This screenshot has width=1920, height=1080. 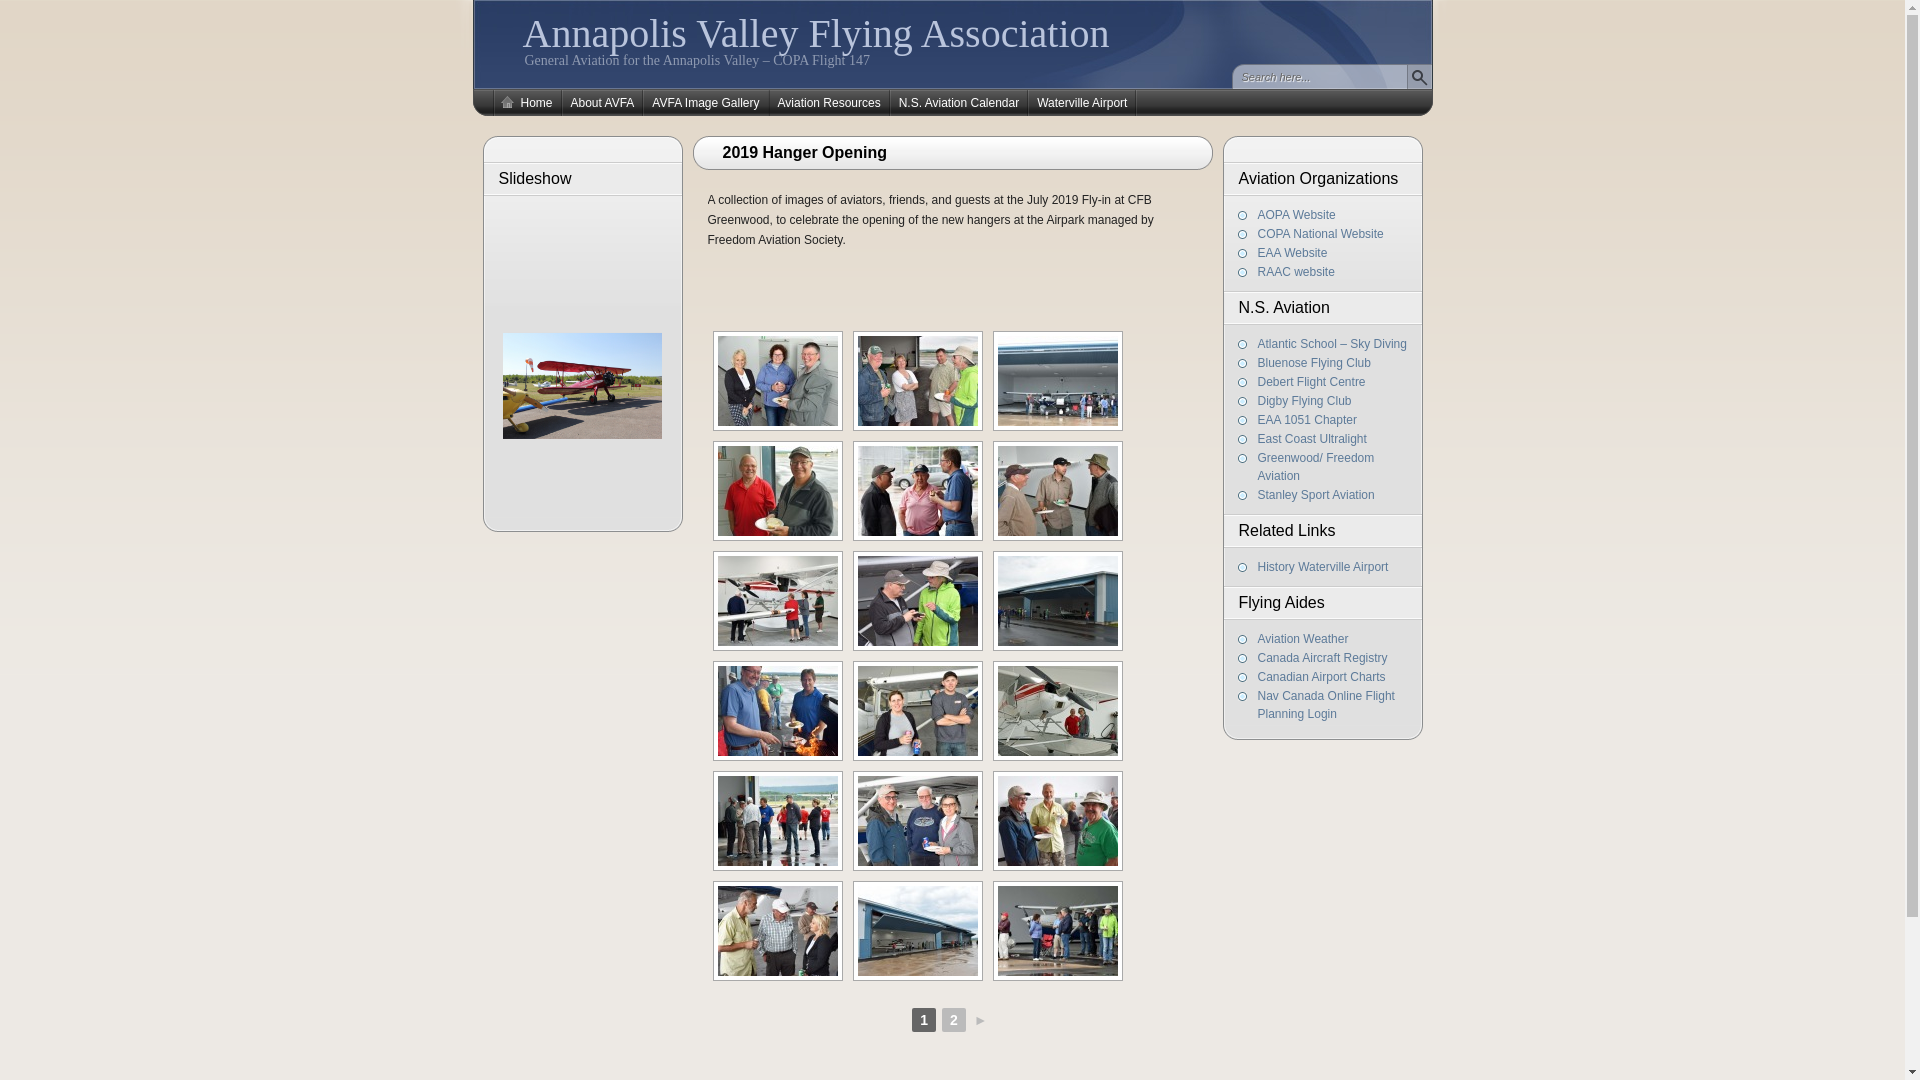 I want to click on 'Bluenose Flying Club', so click(x=1256, y=362).